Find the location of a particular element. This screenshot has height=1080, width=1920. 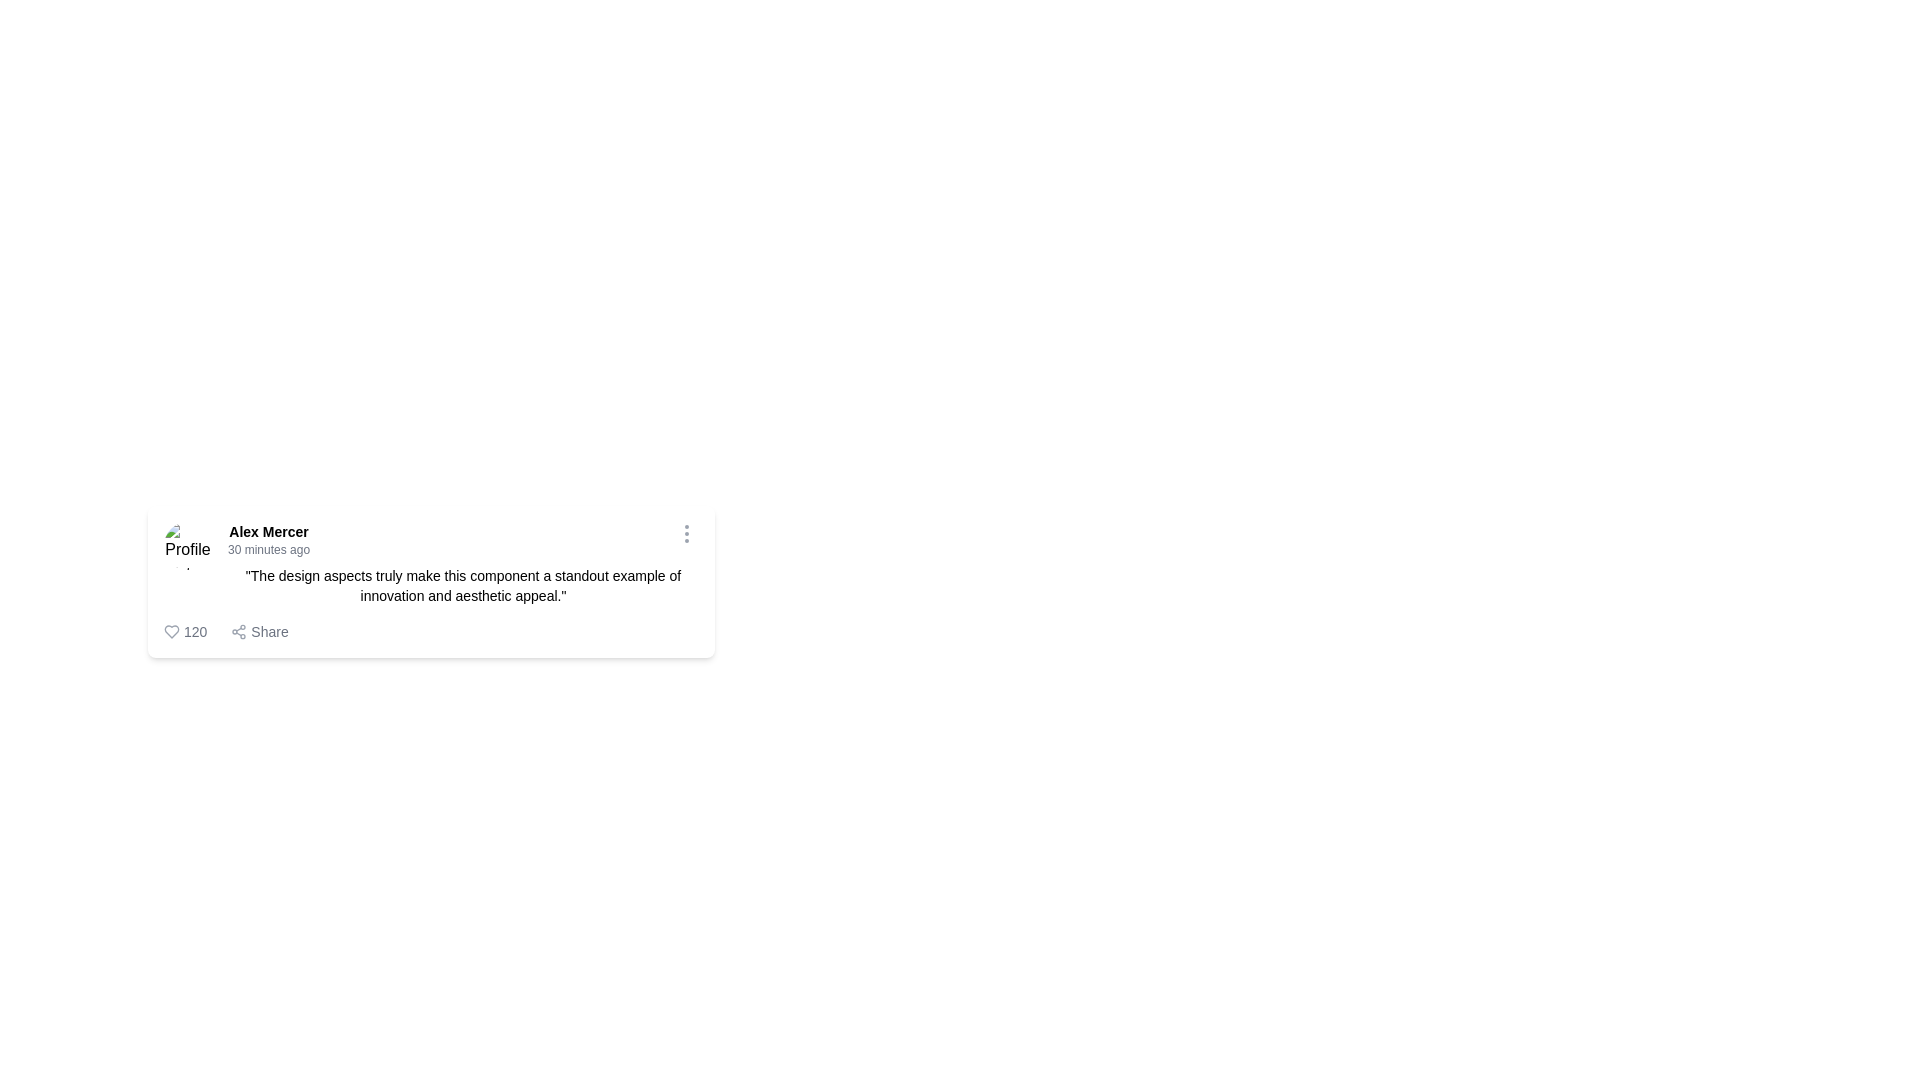

the circular profile picture representing the user 'Alex Mercer', which is located to the left of the text is located at coordinates (187, 546).